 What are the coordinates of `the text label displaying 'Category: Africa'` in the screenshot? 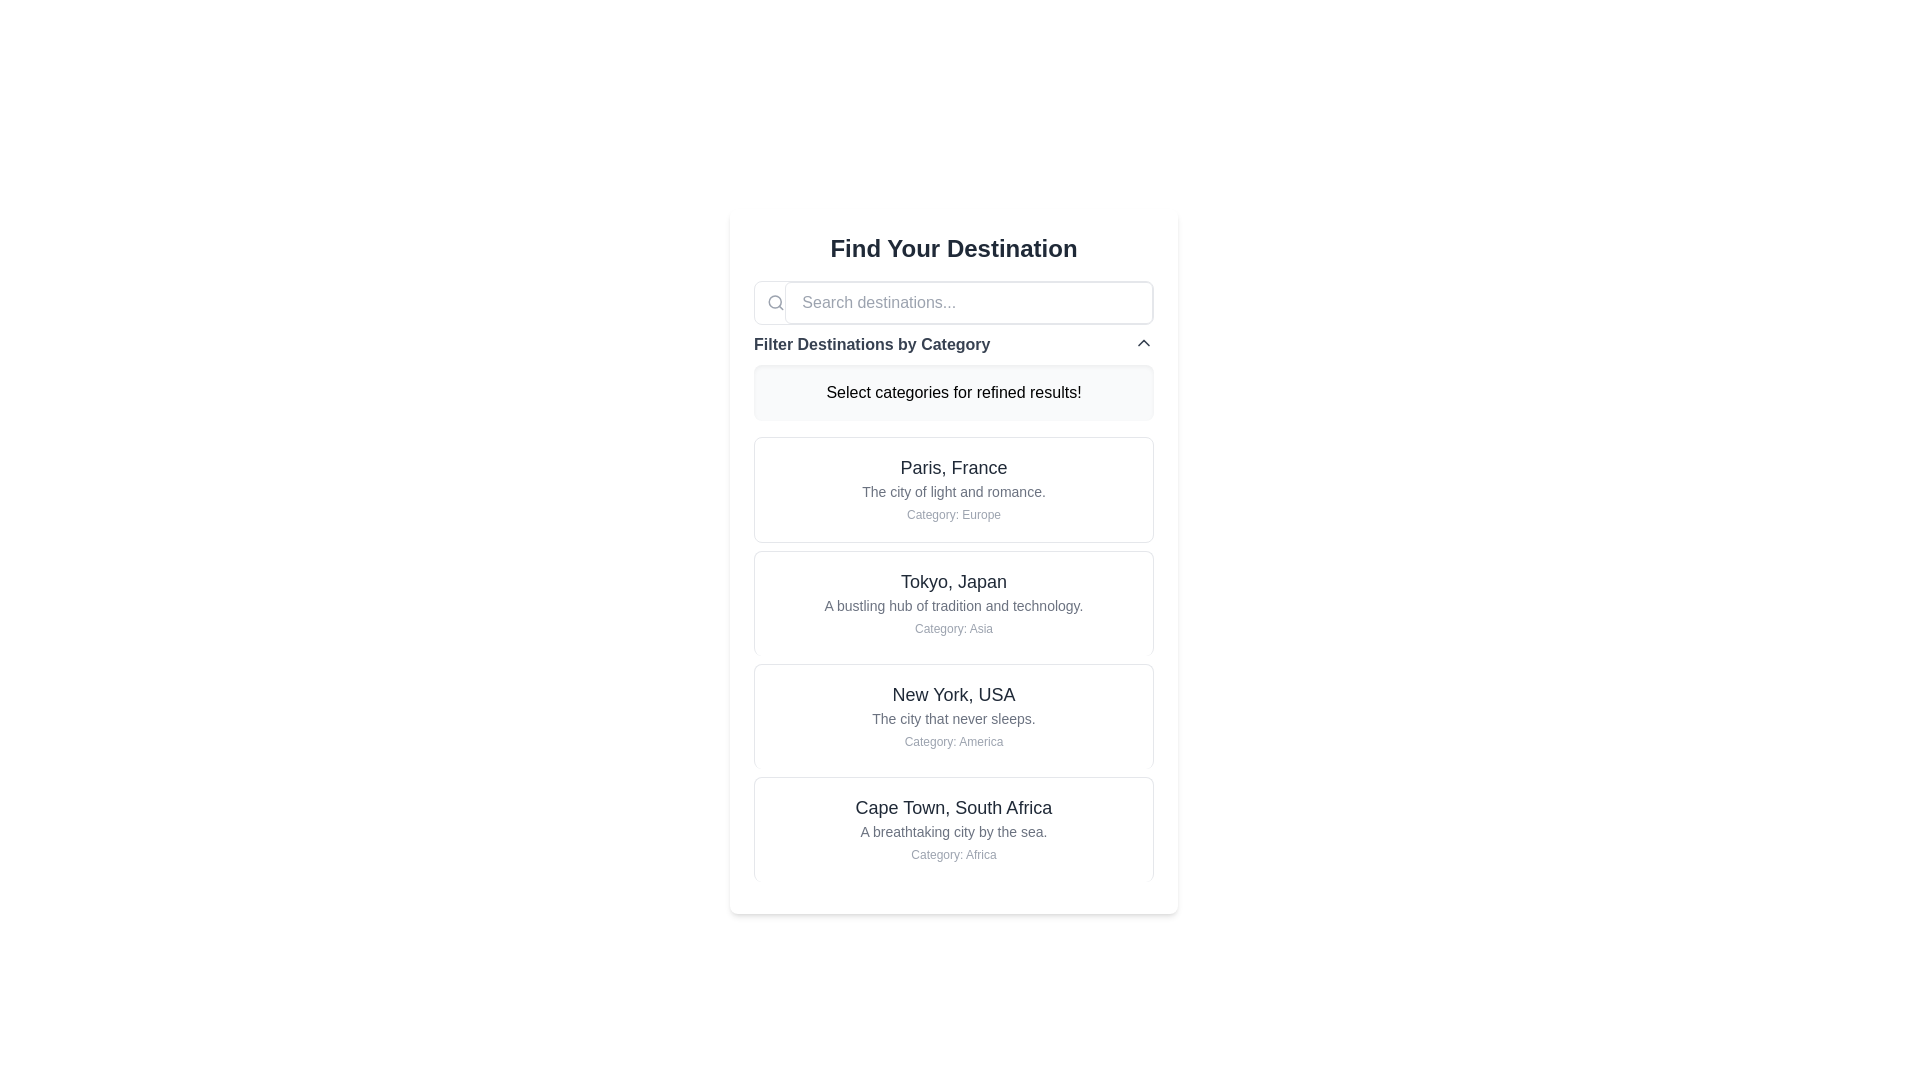 It's located at (953, 855).